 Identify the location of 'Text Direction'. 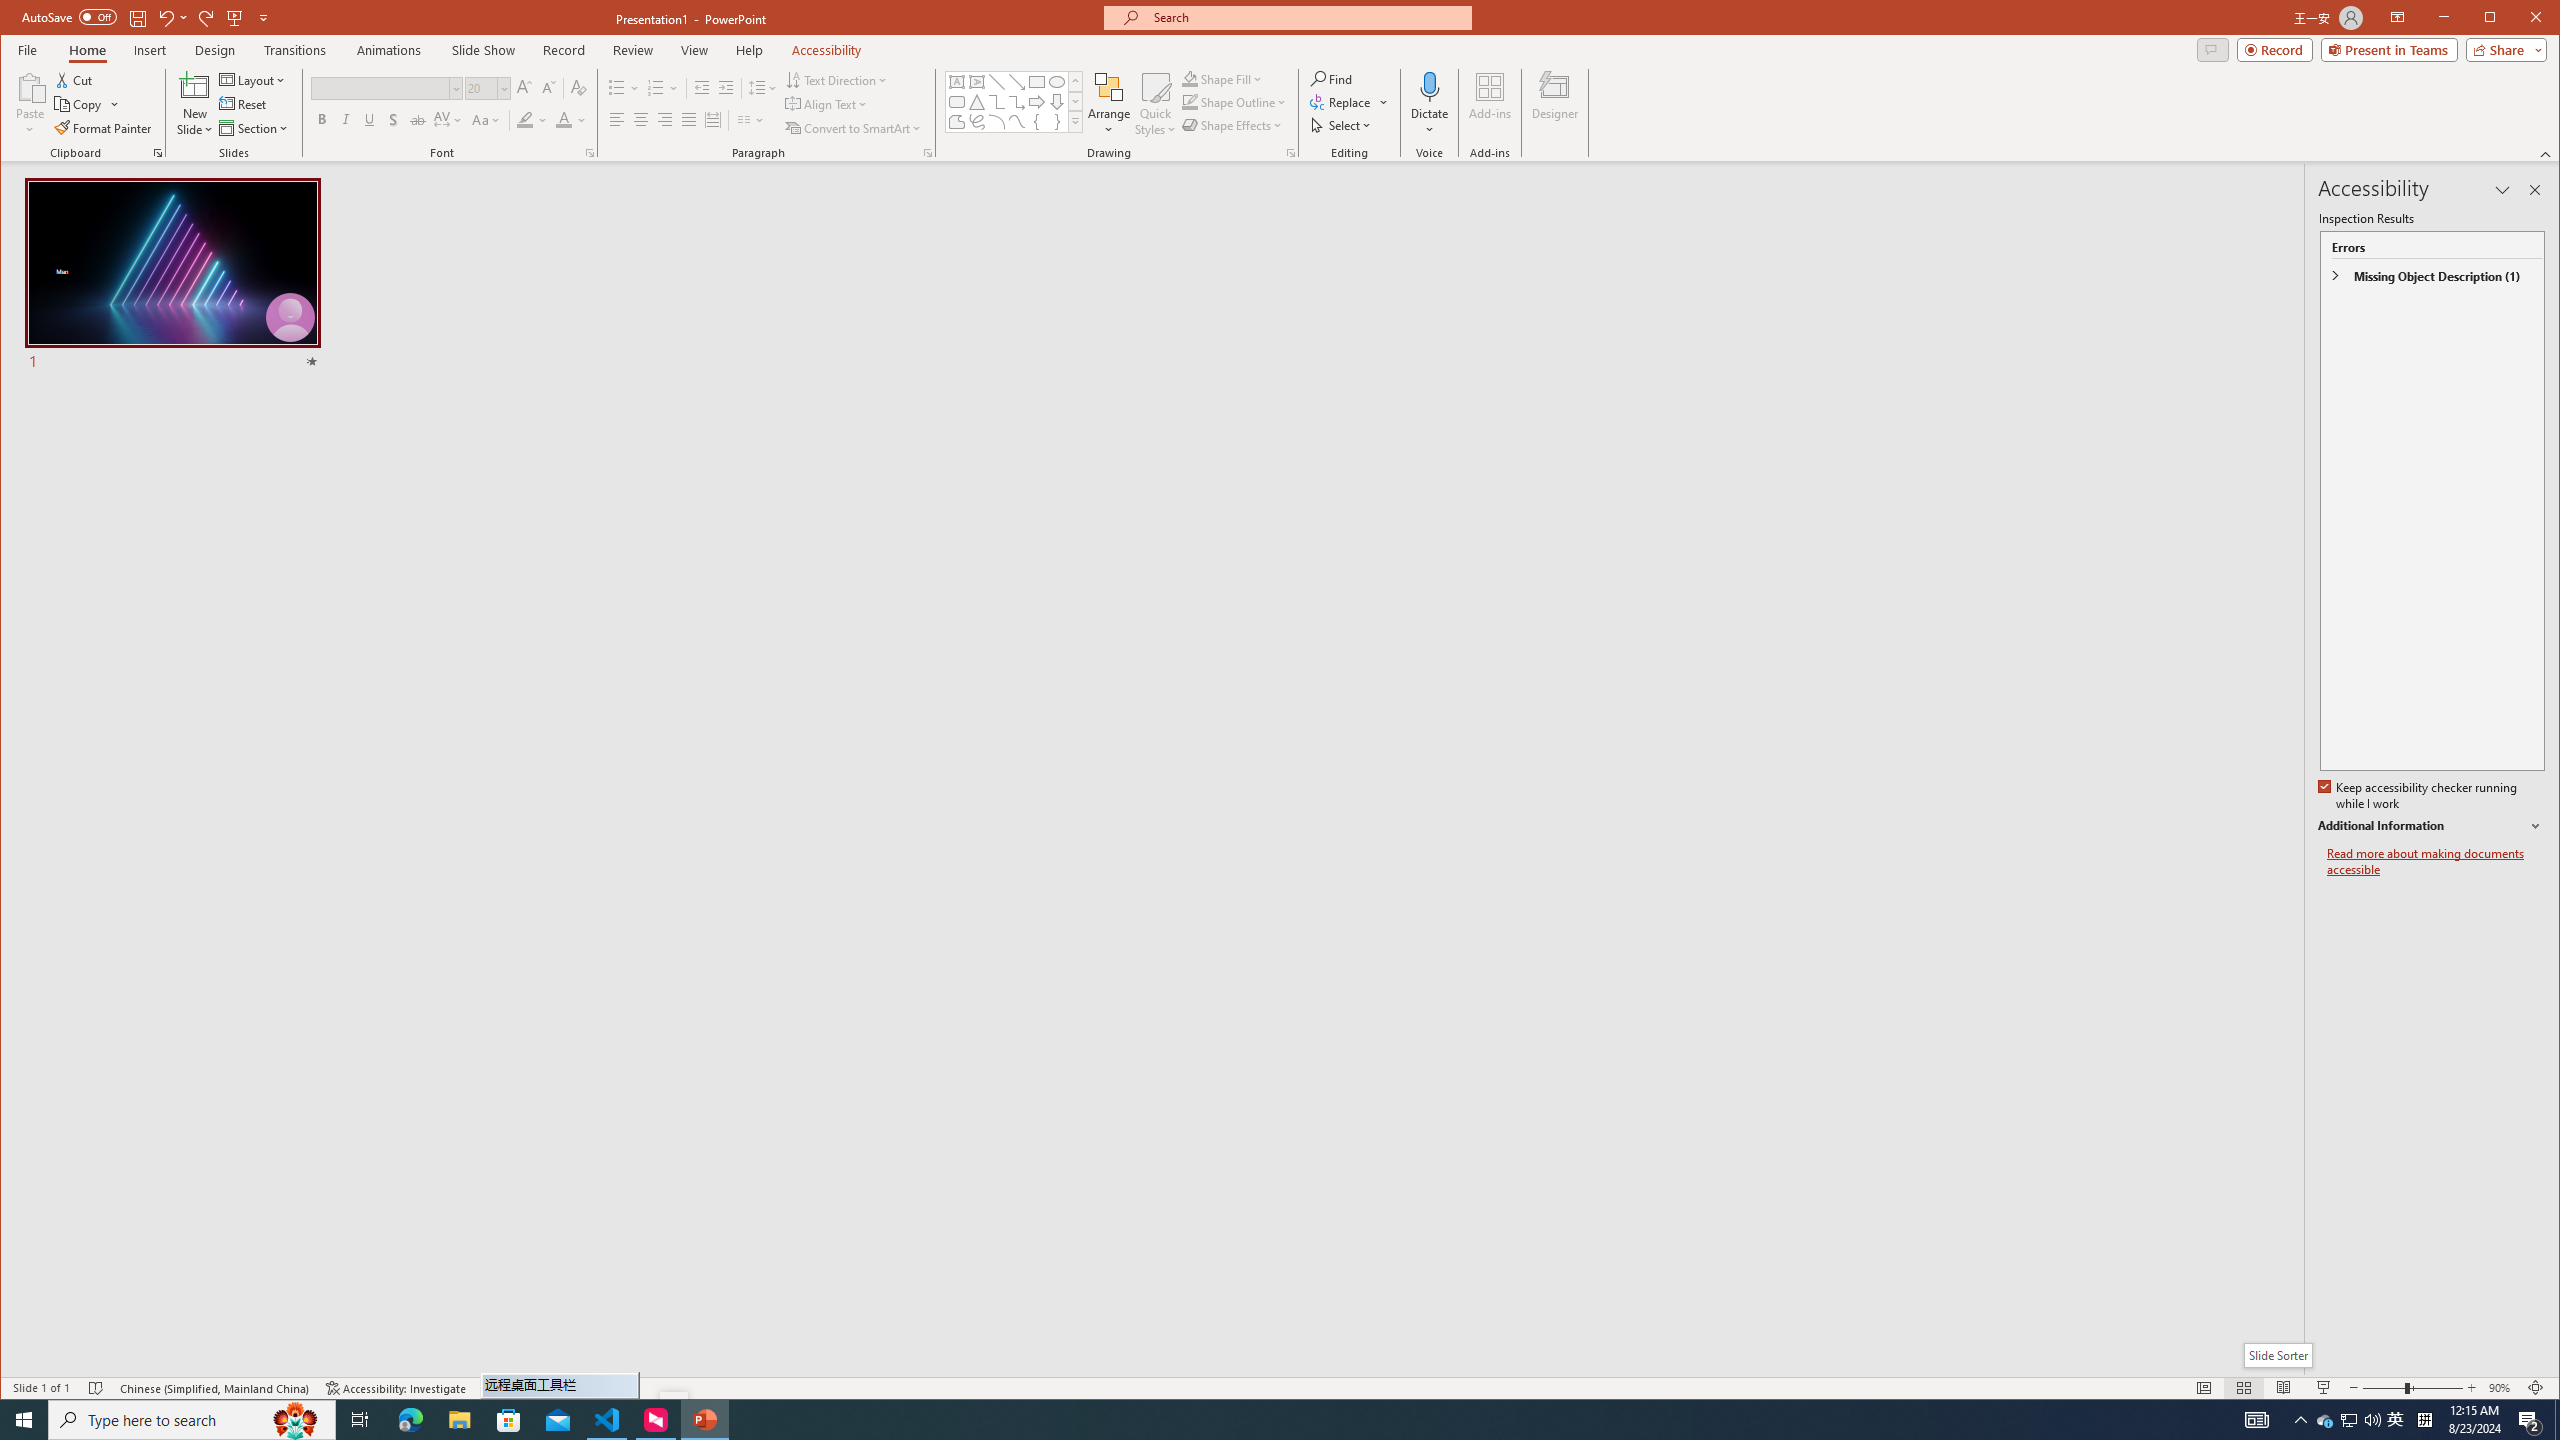
(836, 80).